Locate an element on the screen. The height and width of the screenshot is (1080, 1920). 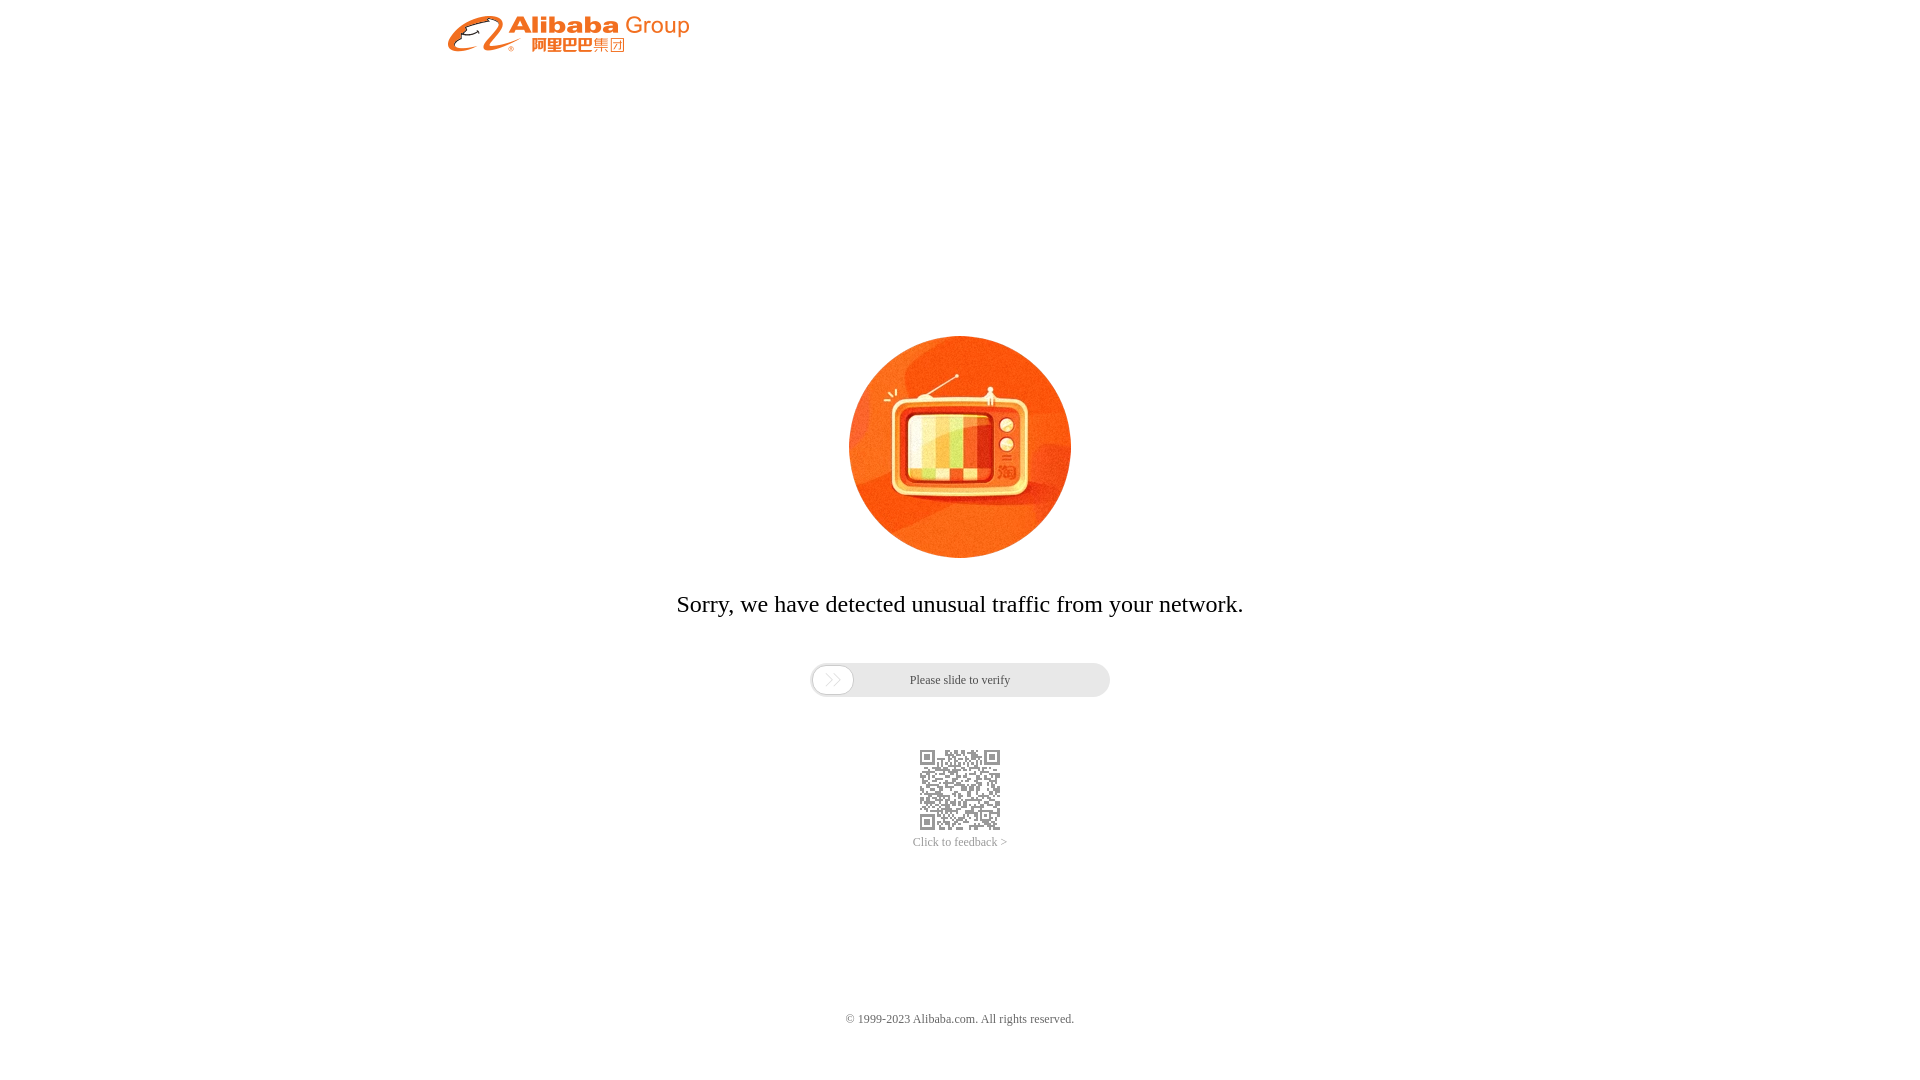
'Click to feedback >' is located at coordinates (960, 842).